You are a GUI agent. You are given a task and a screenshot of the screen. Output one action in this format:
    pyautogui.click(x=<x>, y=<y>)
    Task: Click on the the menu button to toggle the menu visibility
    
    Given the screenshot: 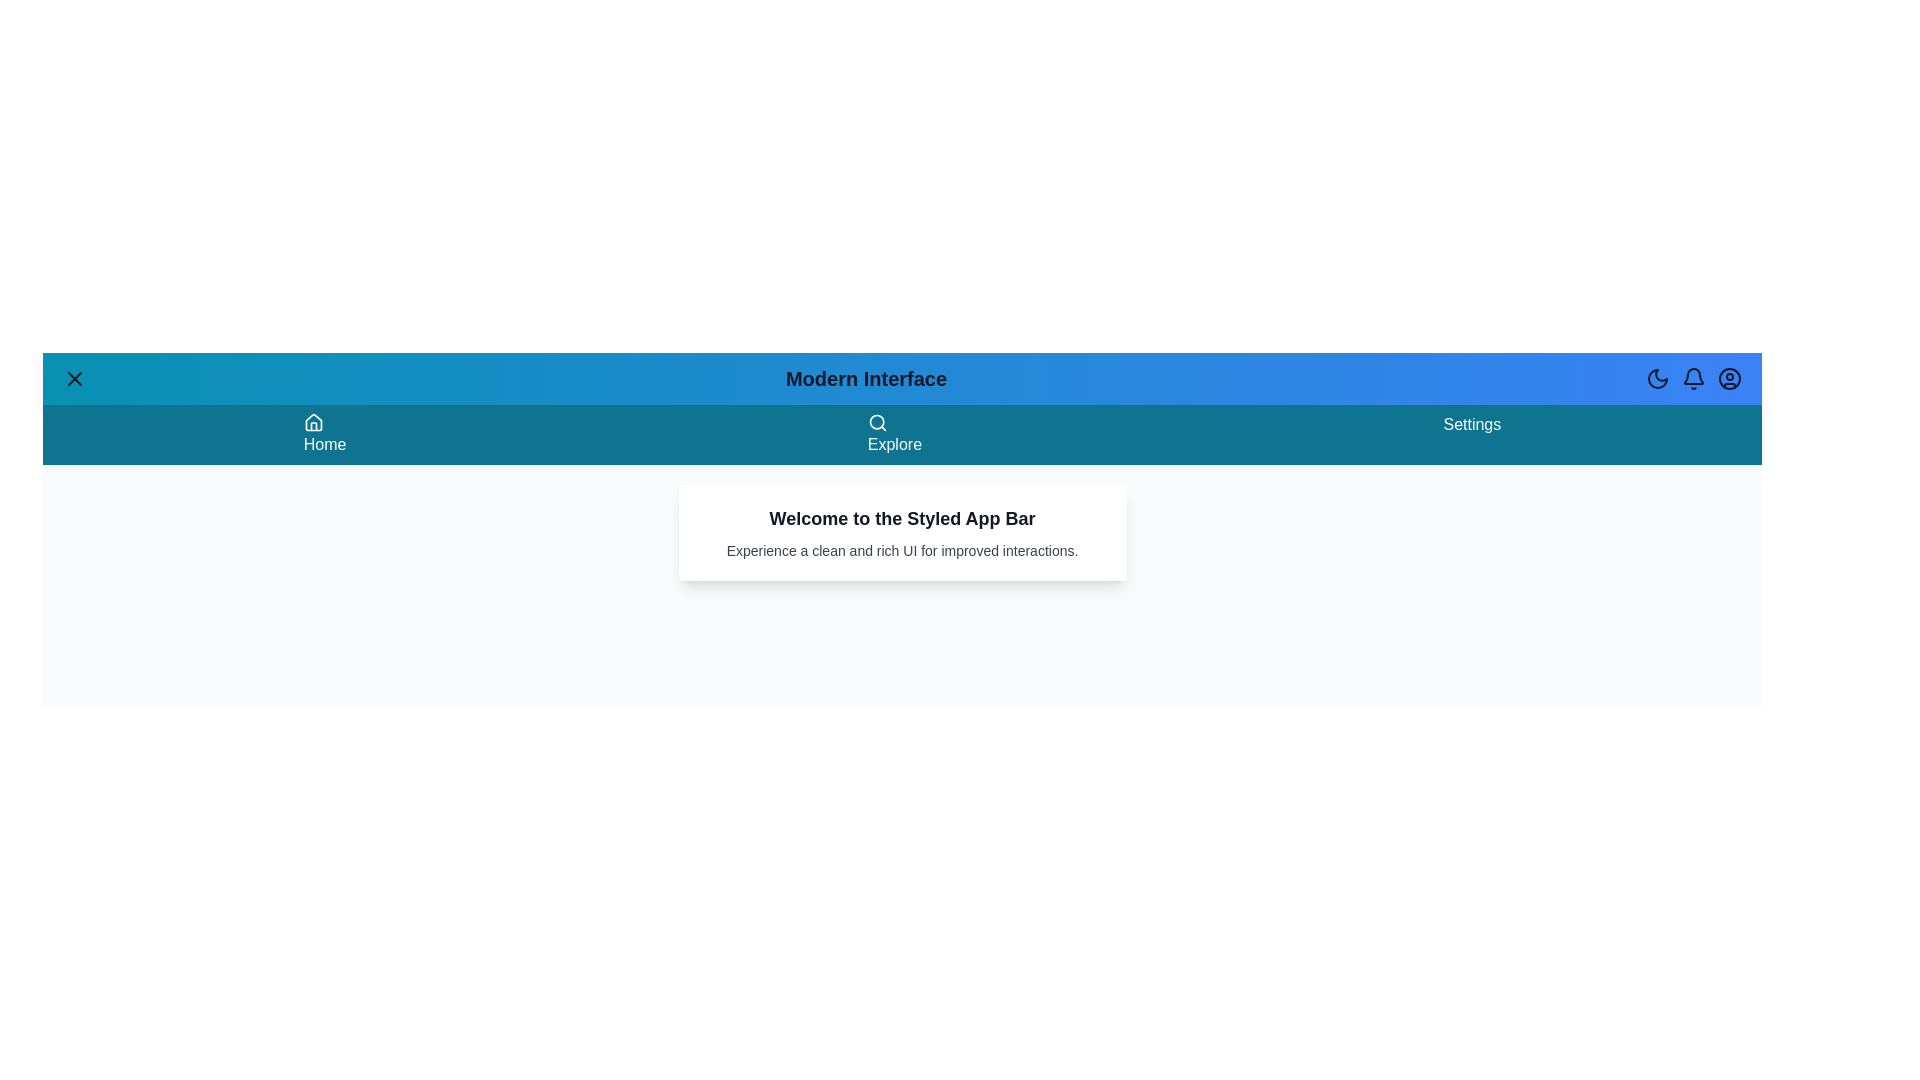 What is the action you would take?
    pyautogui.click(x=75, y=378)
    